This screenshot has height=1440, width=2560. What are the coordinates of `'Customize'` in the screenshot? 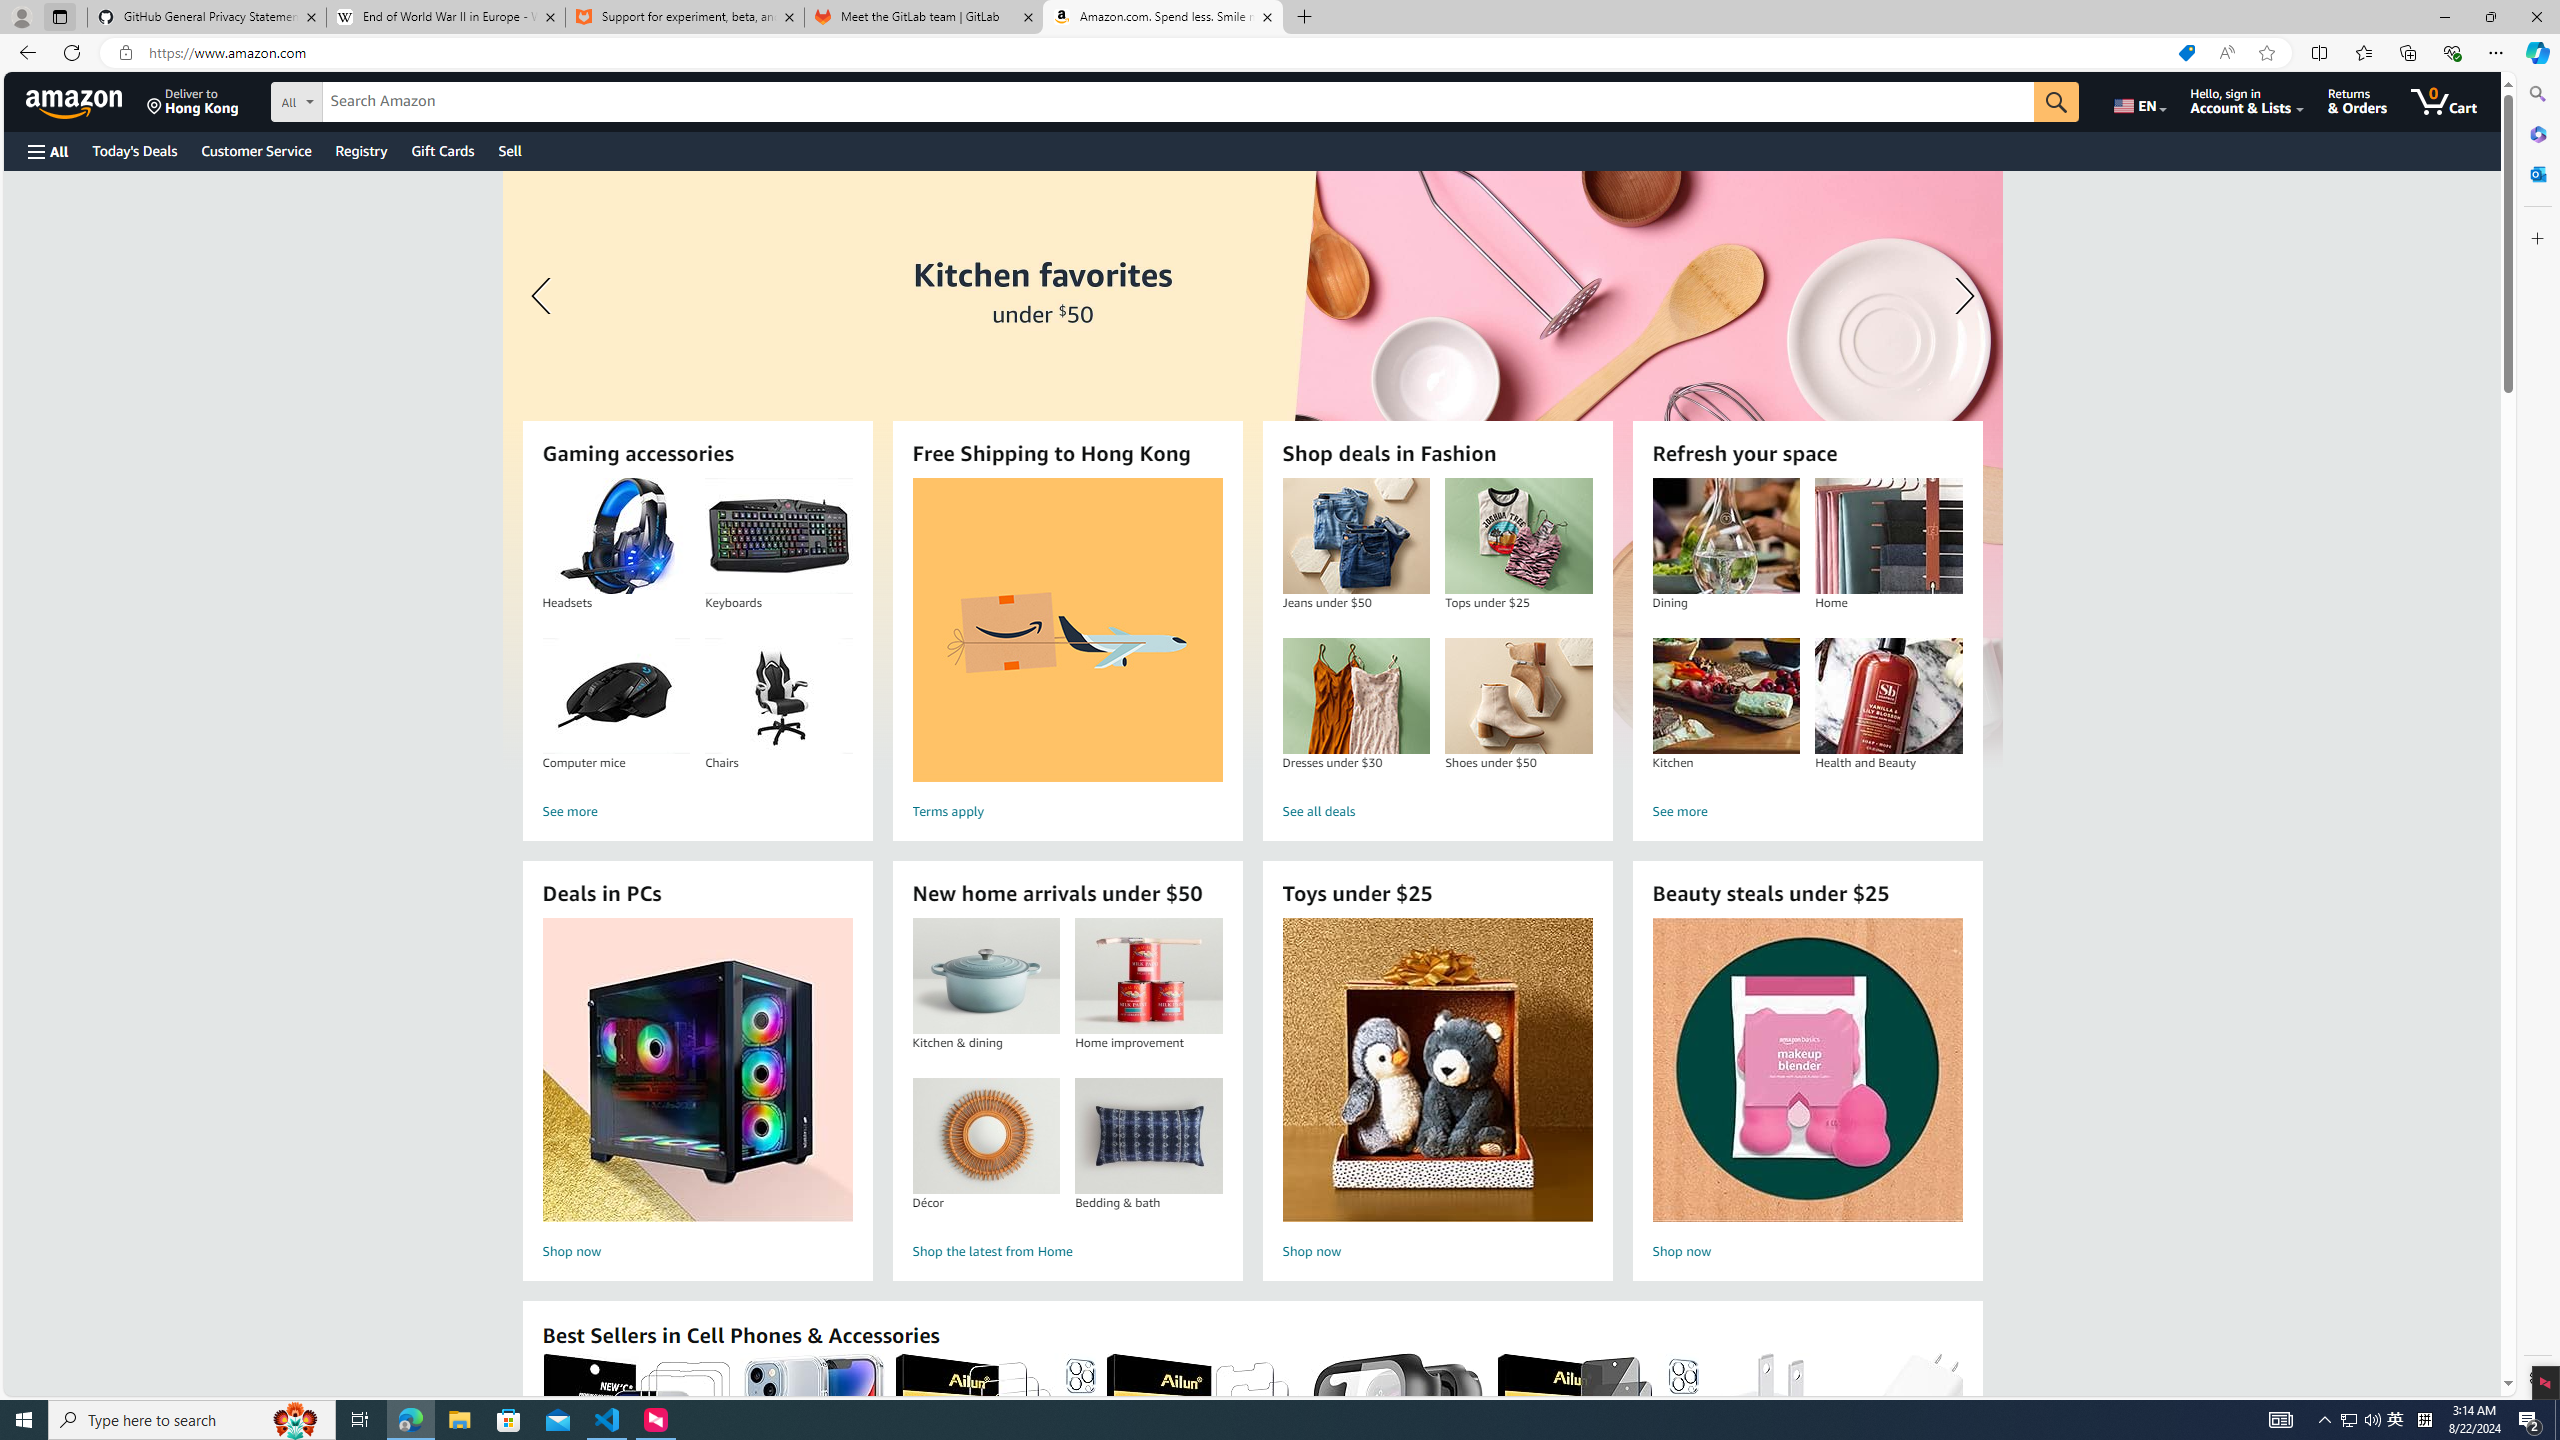 It's located at (2535, 237).